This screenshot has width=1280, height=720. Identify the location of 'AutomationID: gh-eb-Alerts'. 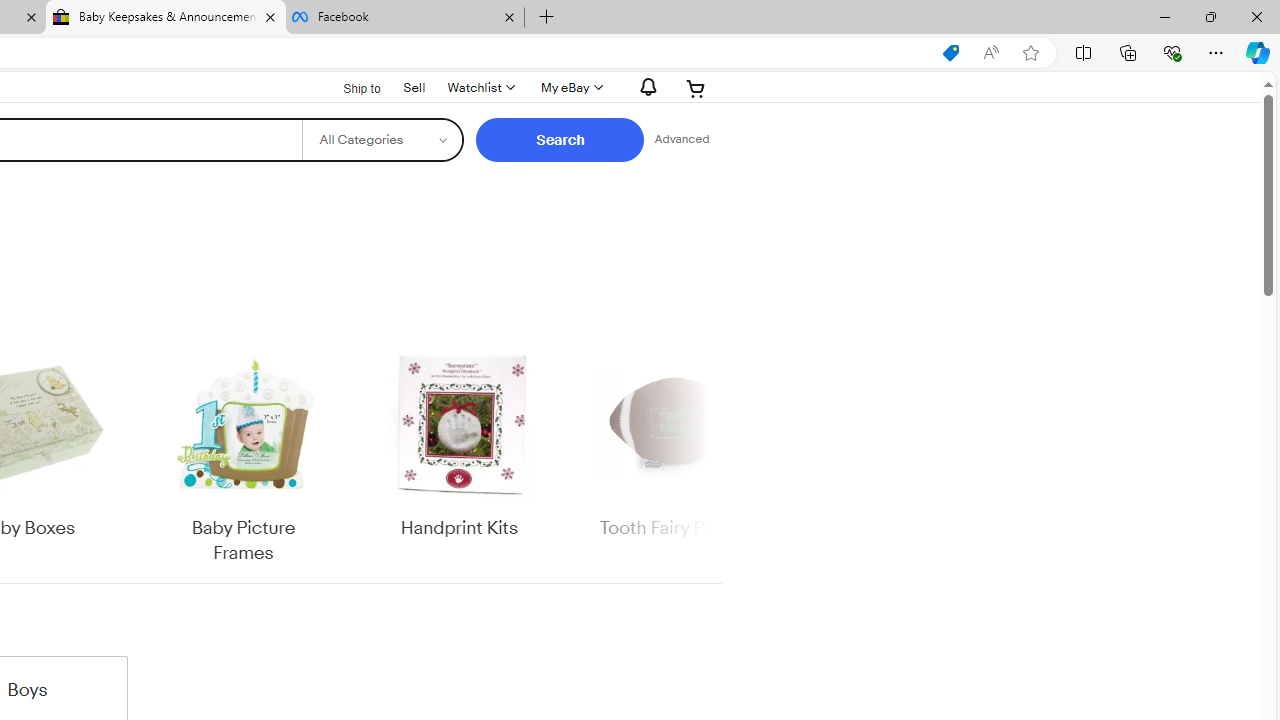
(645, 86).